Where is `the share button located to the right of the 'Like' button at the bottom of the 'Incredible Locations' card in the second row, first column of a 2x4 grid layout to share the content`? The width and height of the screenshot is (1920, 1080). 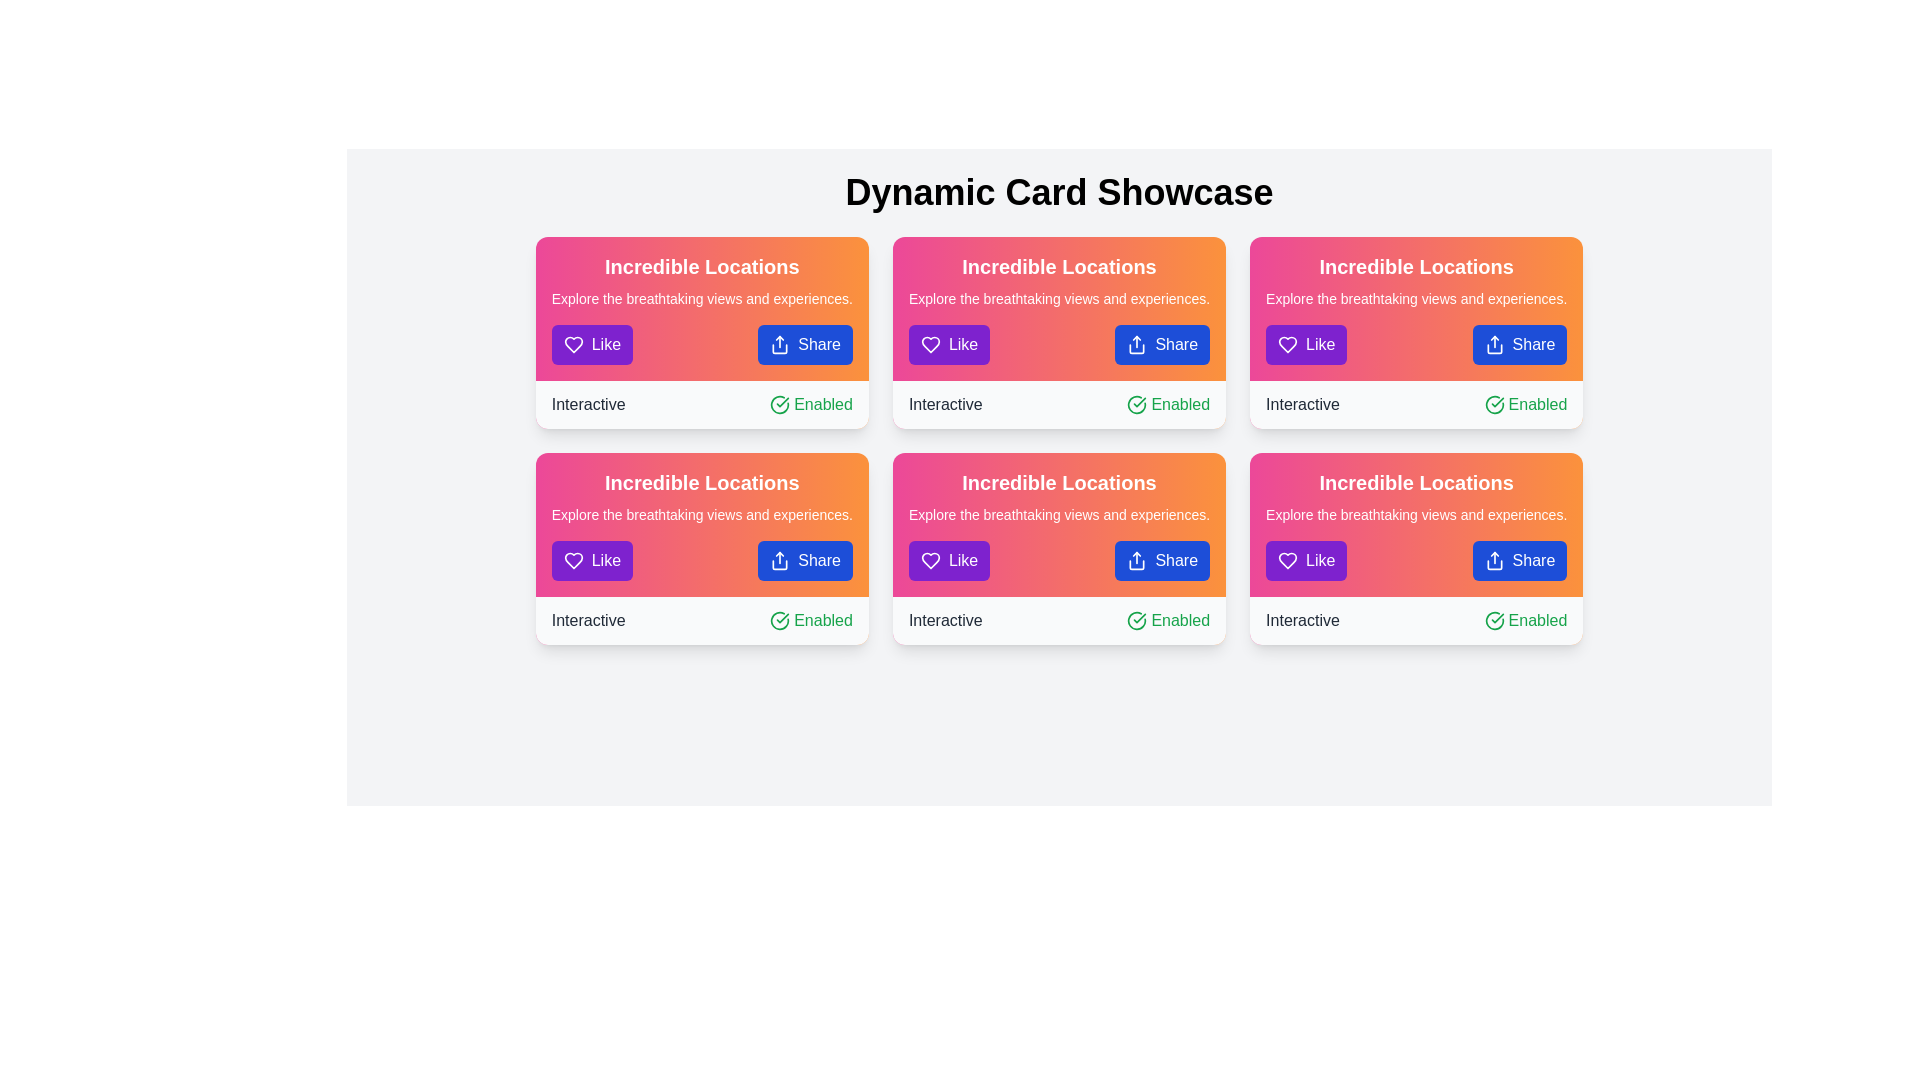 the share button located to the right of the 'Like' button at the bottom of the 'Incredible Locations' card in the second row, first column of a 2x4 grid layout to share the content is located at coordinates (805, 560).